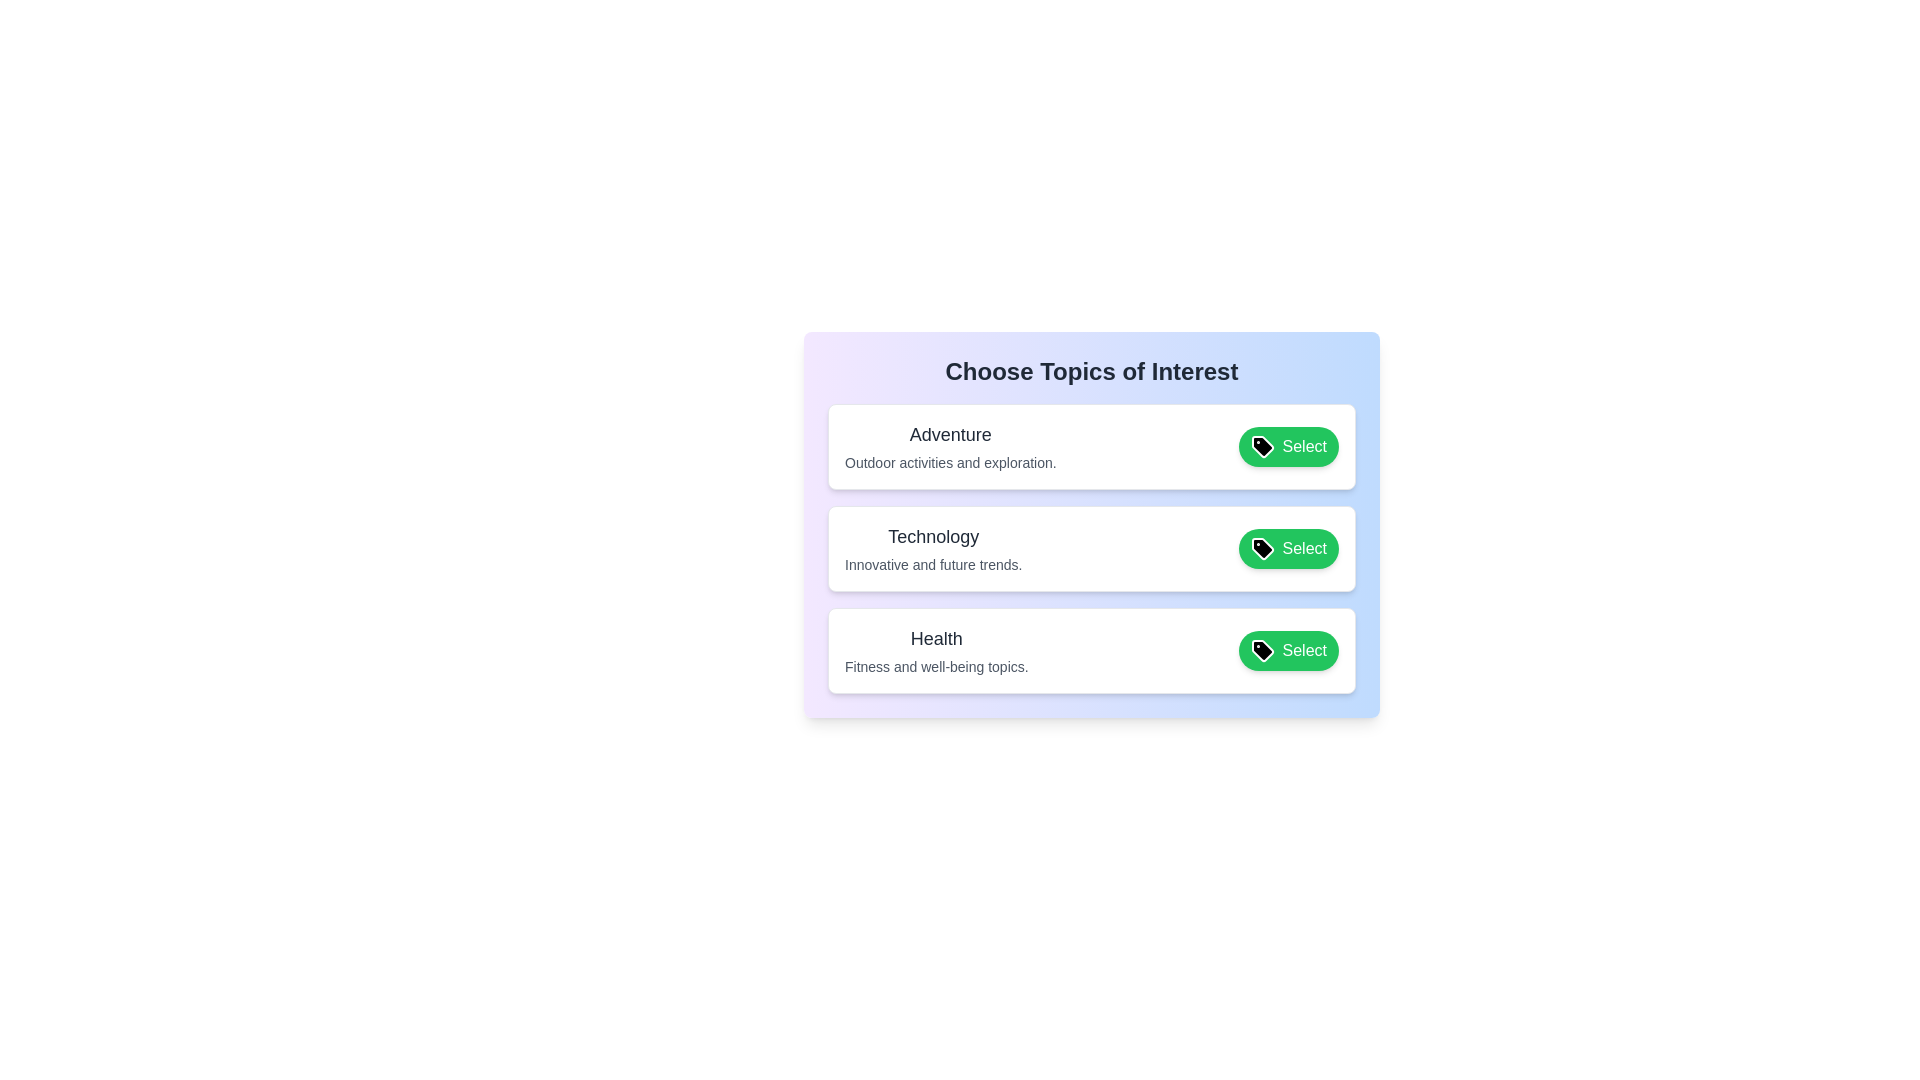 The height and width of the screenshot is (1080, 1920). Describe the element at coordinates (949, 651) in the screenshot. I see `the tag item labeled 'Health'` at that location.